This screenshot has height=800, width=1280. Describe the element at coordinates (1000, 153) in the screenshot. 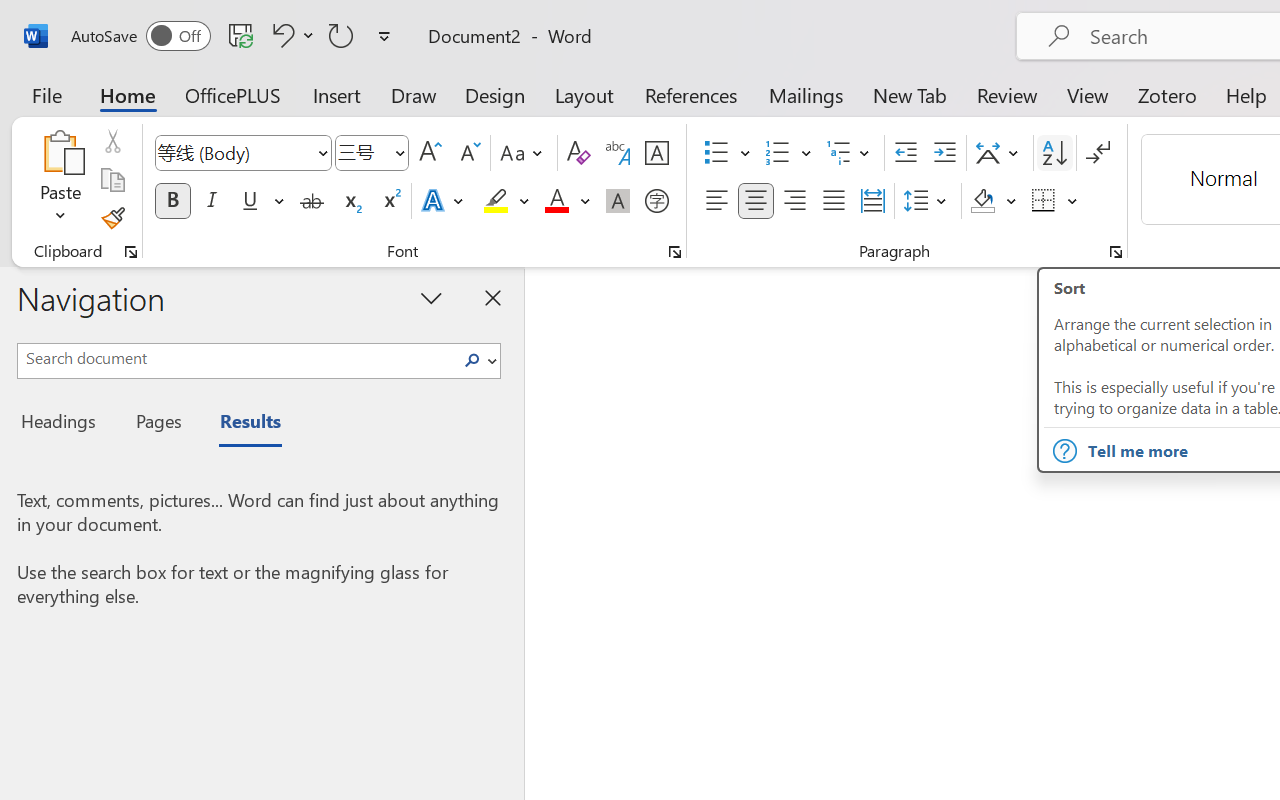

I see `'Asian Layout'` at that location.